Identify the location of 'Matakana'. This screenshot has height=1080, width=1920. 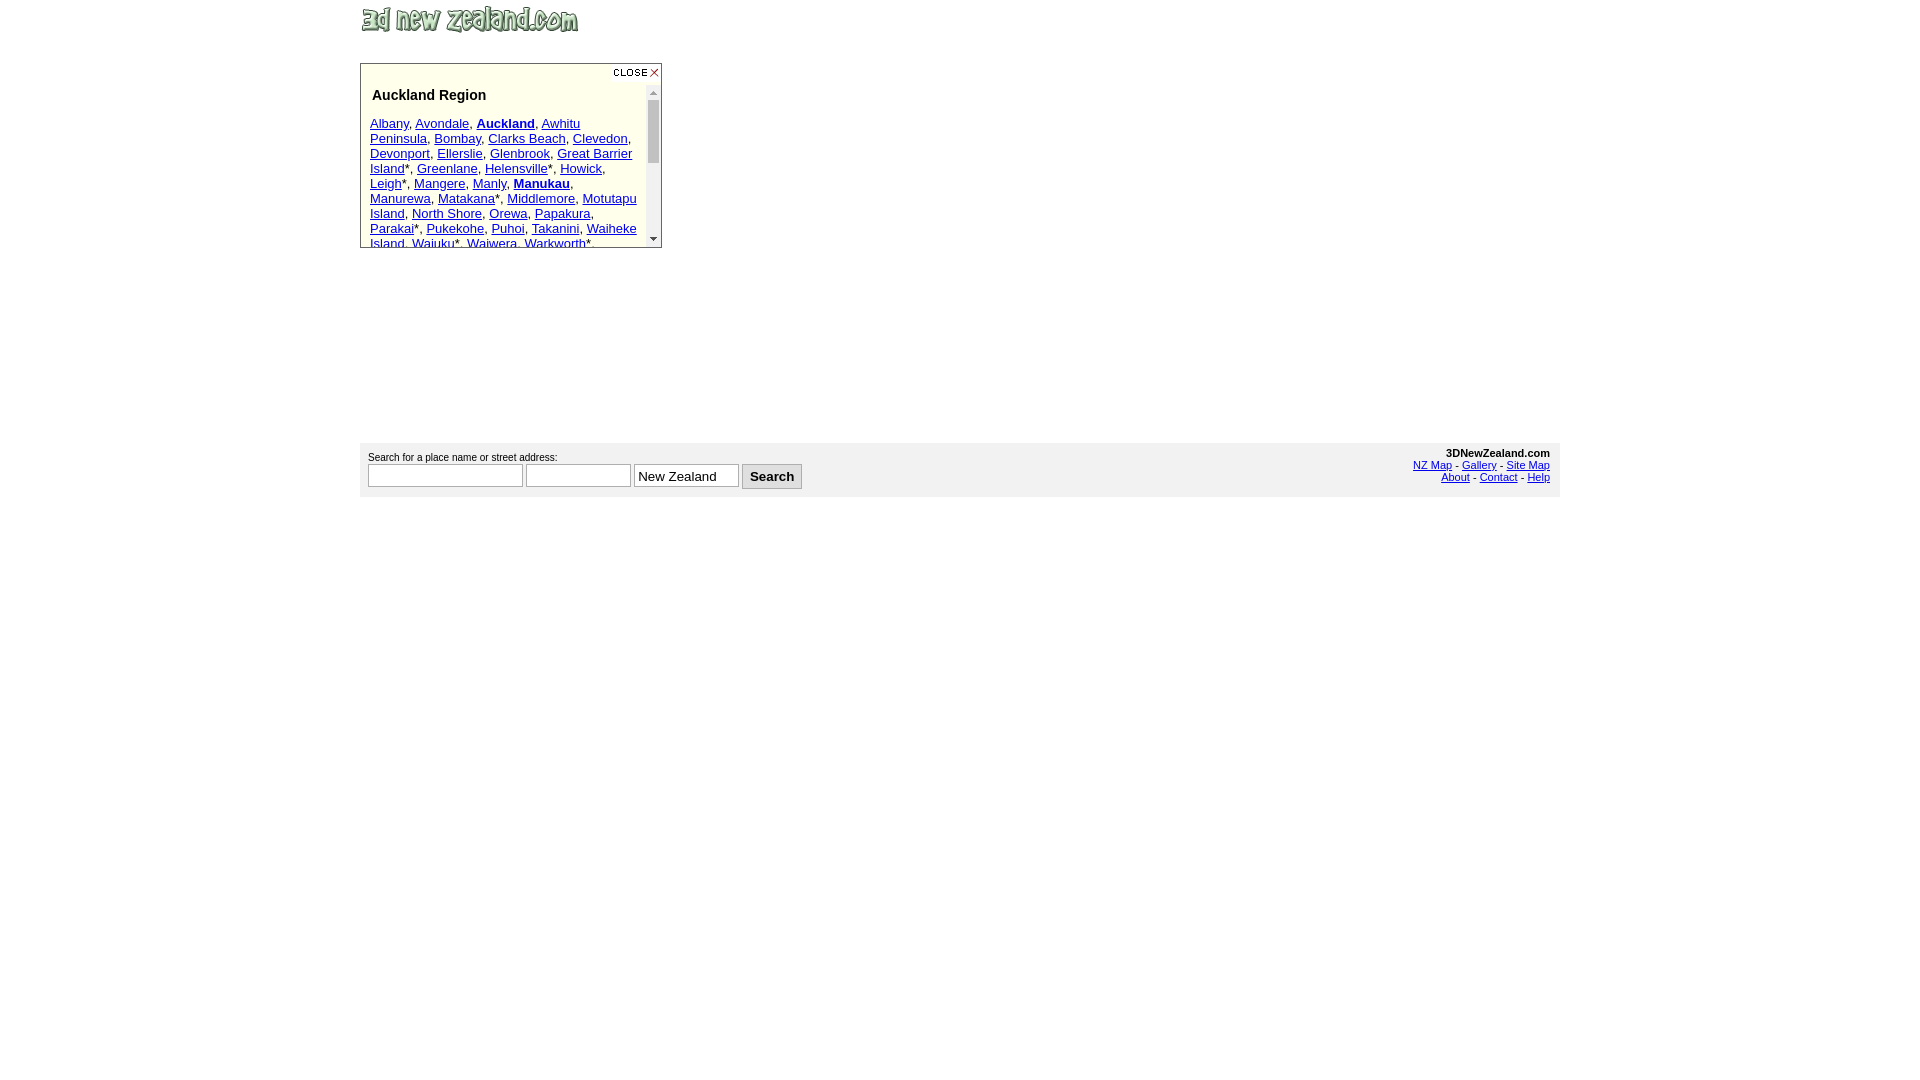
(436, 198).